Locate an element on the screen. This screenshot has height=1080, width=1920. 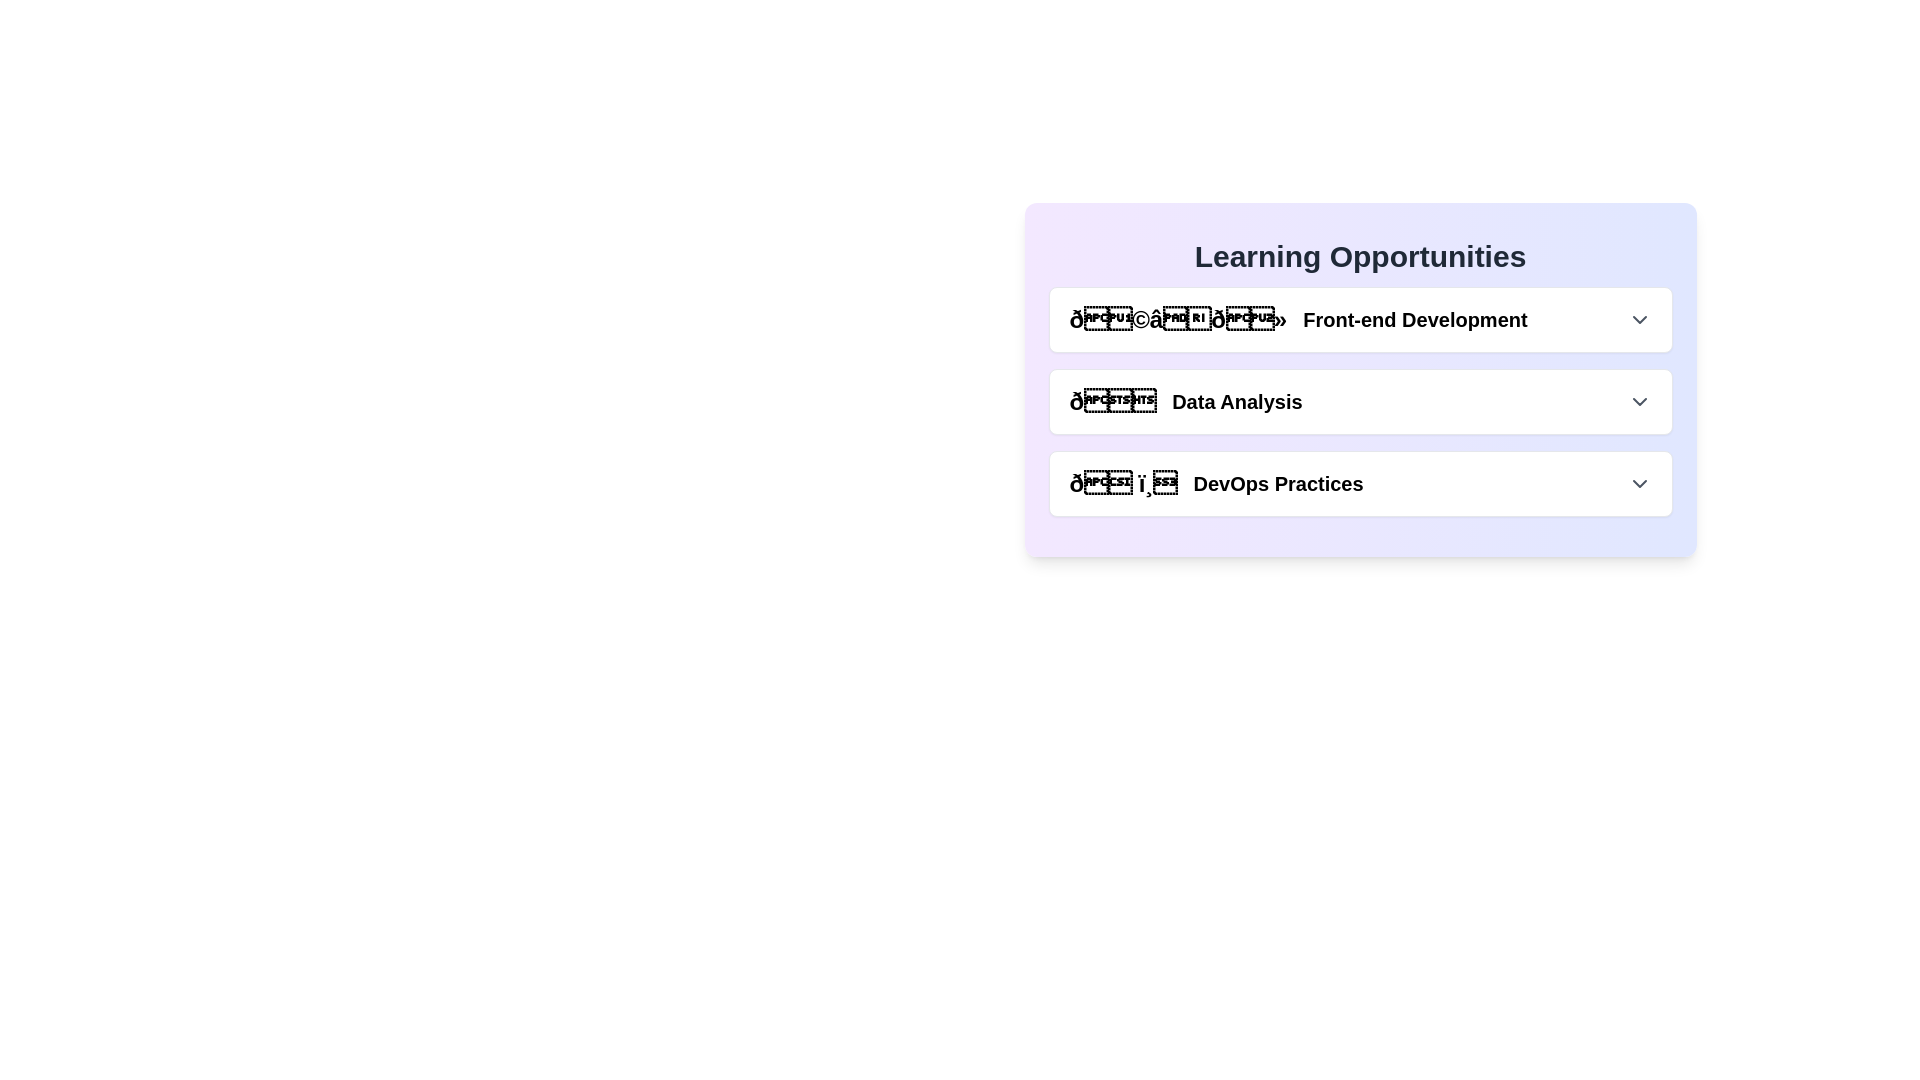
the expandable list item labeled 'Data Analysis' that appears between 'Front-end Development' and 'DevOps Practices' within the 'Learning Opportunities' box is located at coordinates (1360, 401).